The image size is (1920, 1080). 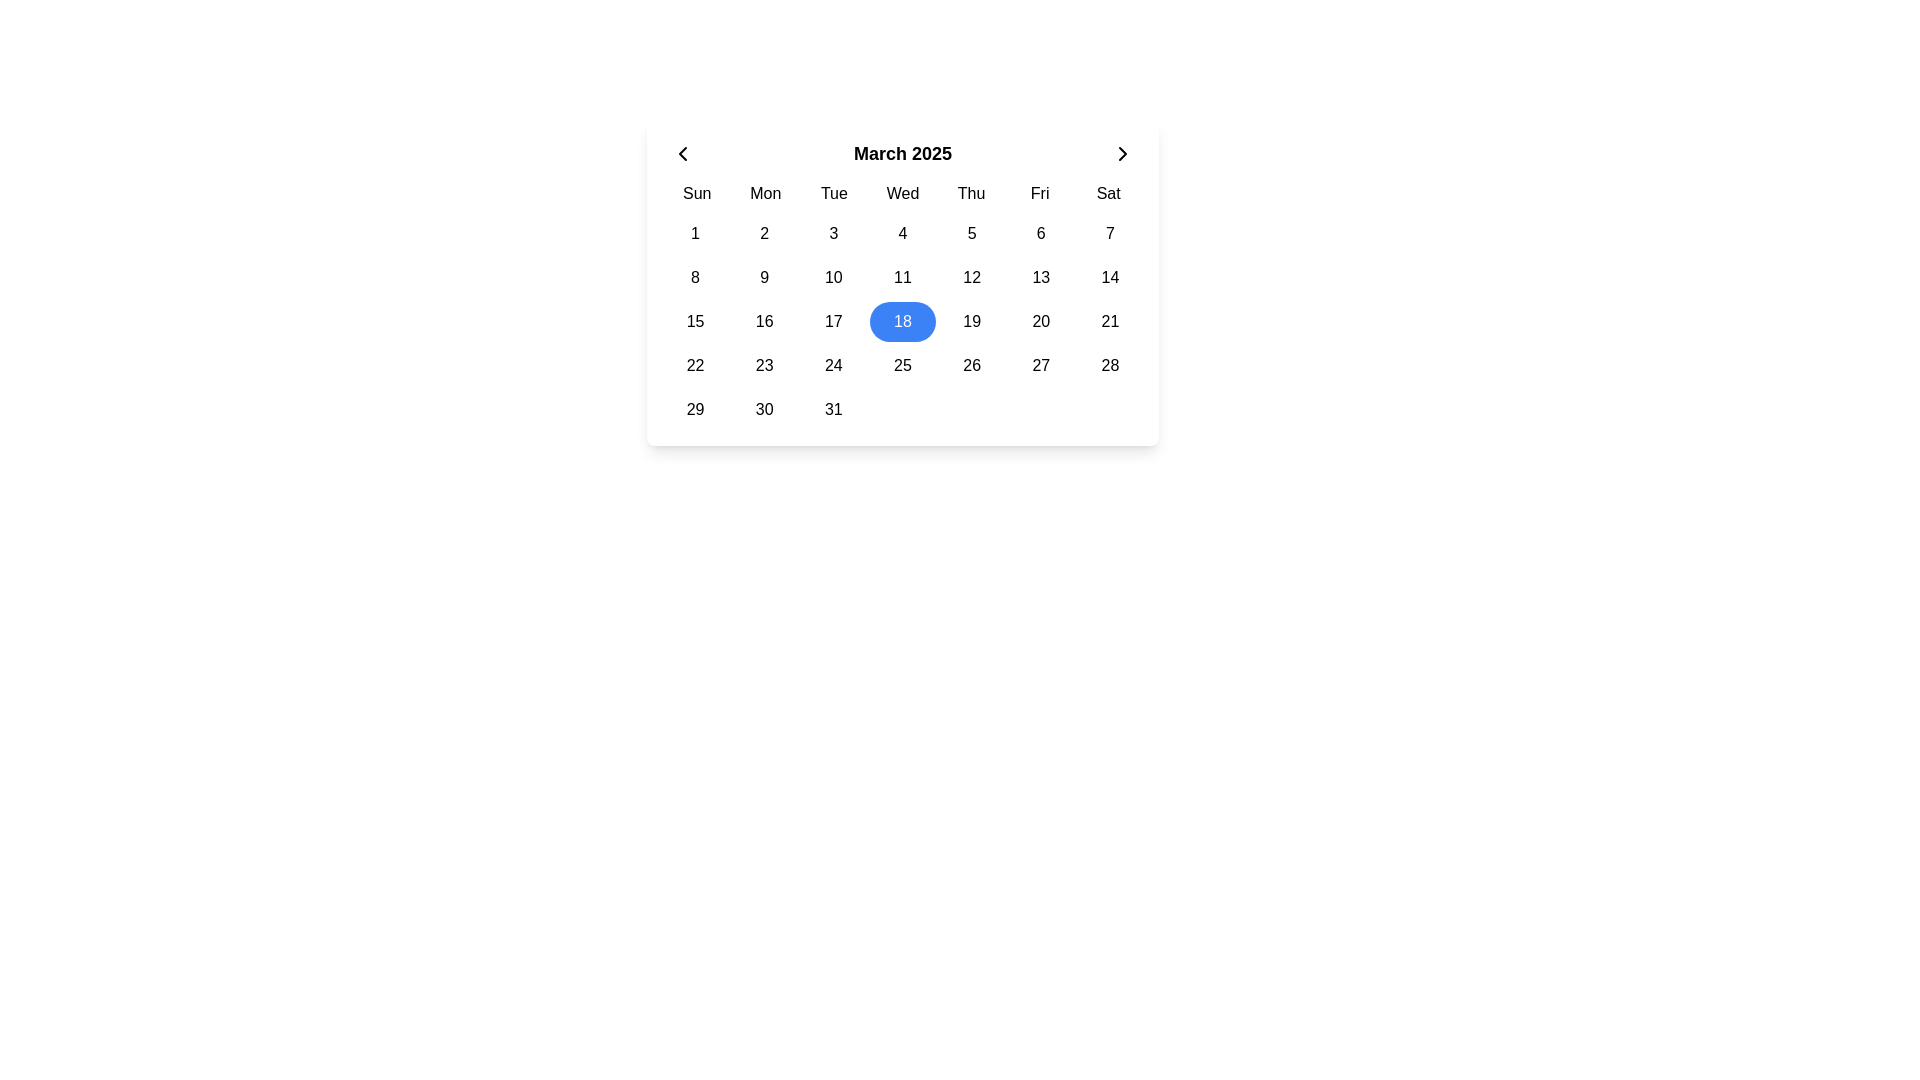 What do you see at coordinates (901, 193) in the screenshot?
I see `the Text header row that specifies the days of the week for the calendar grid` at bounding box center [901, 193].